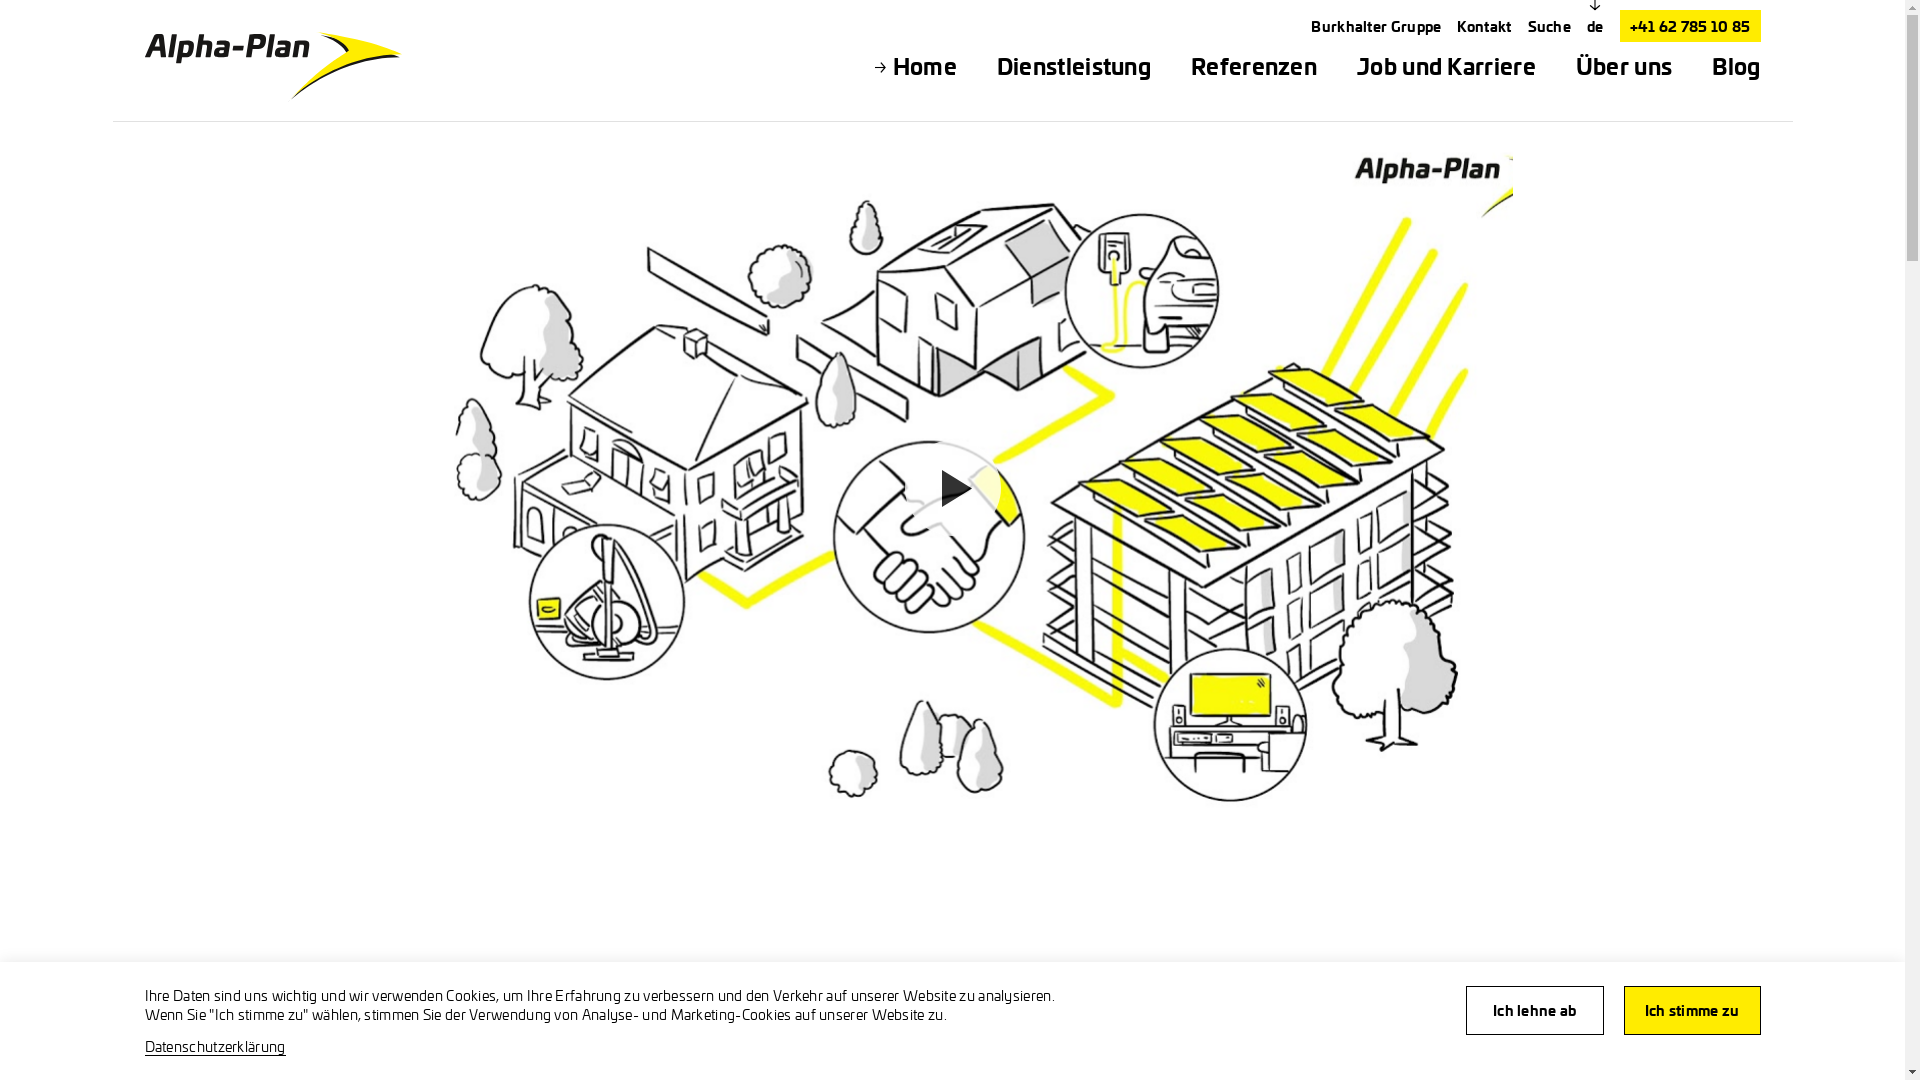 Image resolution: width=1920 pixels, height=1080 pixels. What do you see at coordinates (1375, 26) in the screenshot?
I see `'Burkhalter Gruppe'` at bounding box center [1375, 26].